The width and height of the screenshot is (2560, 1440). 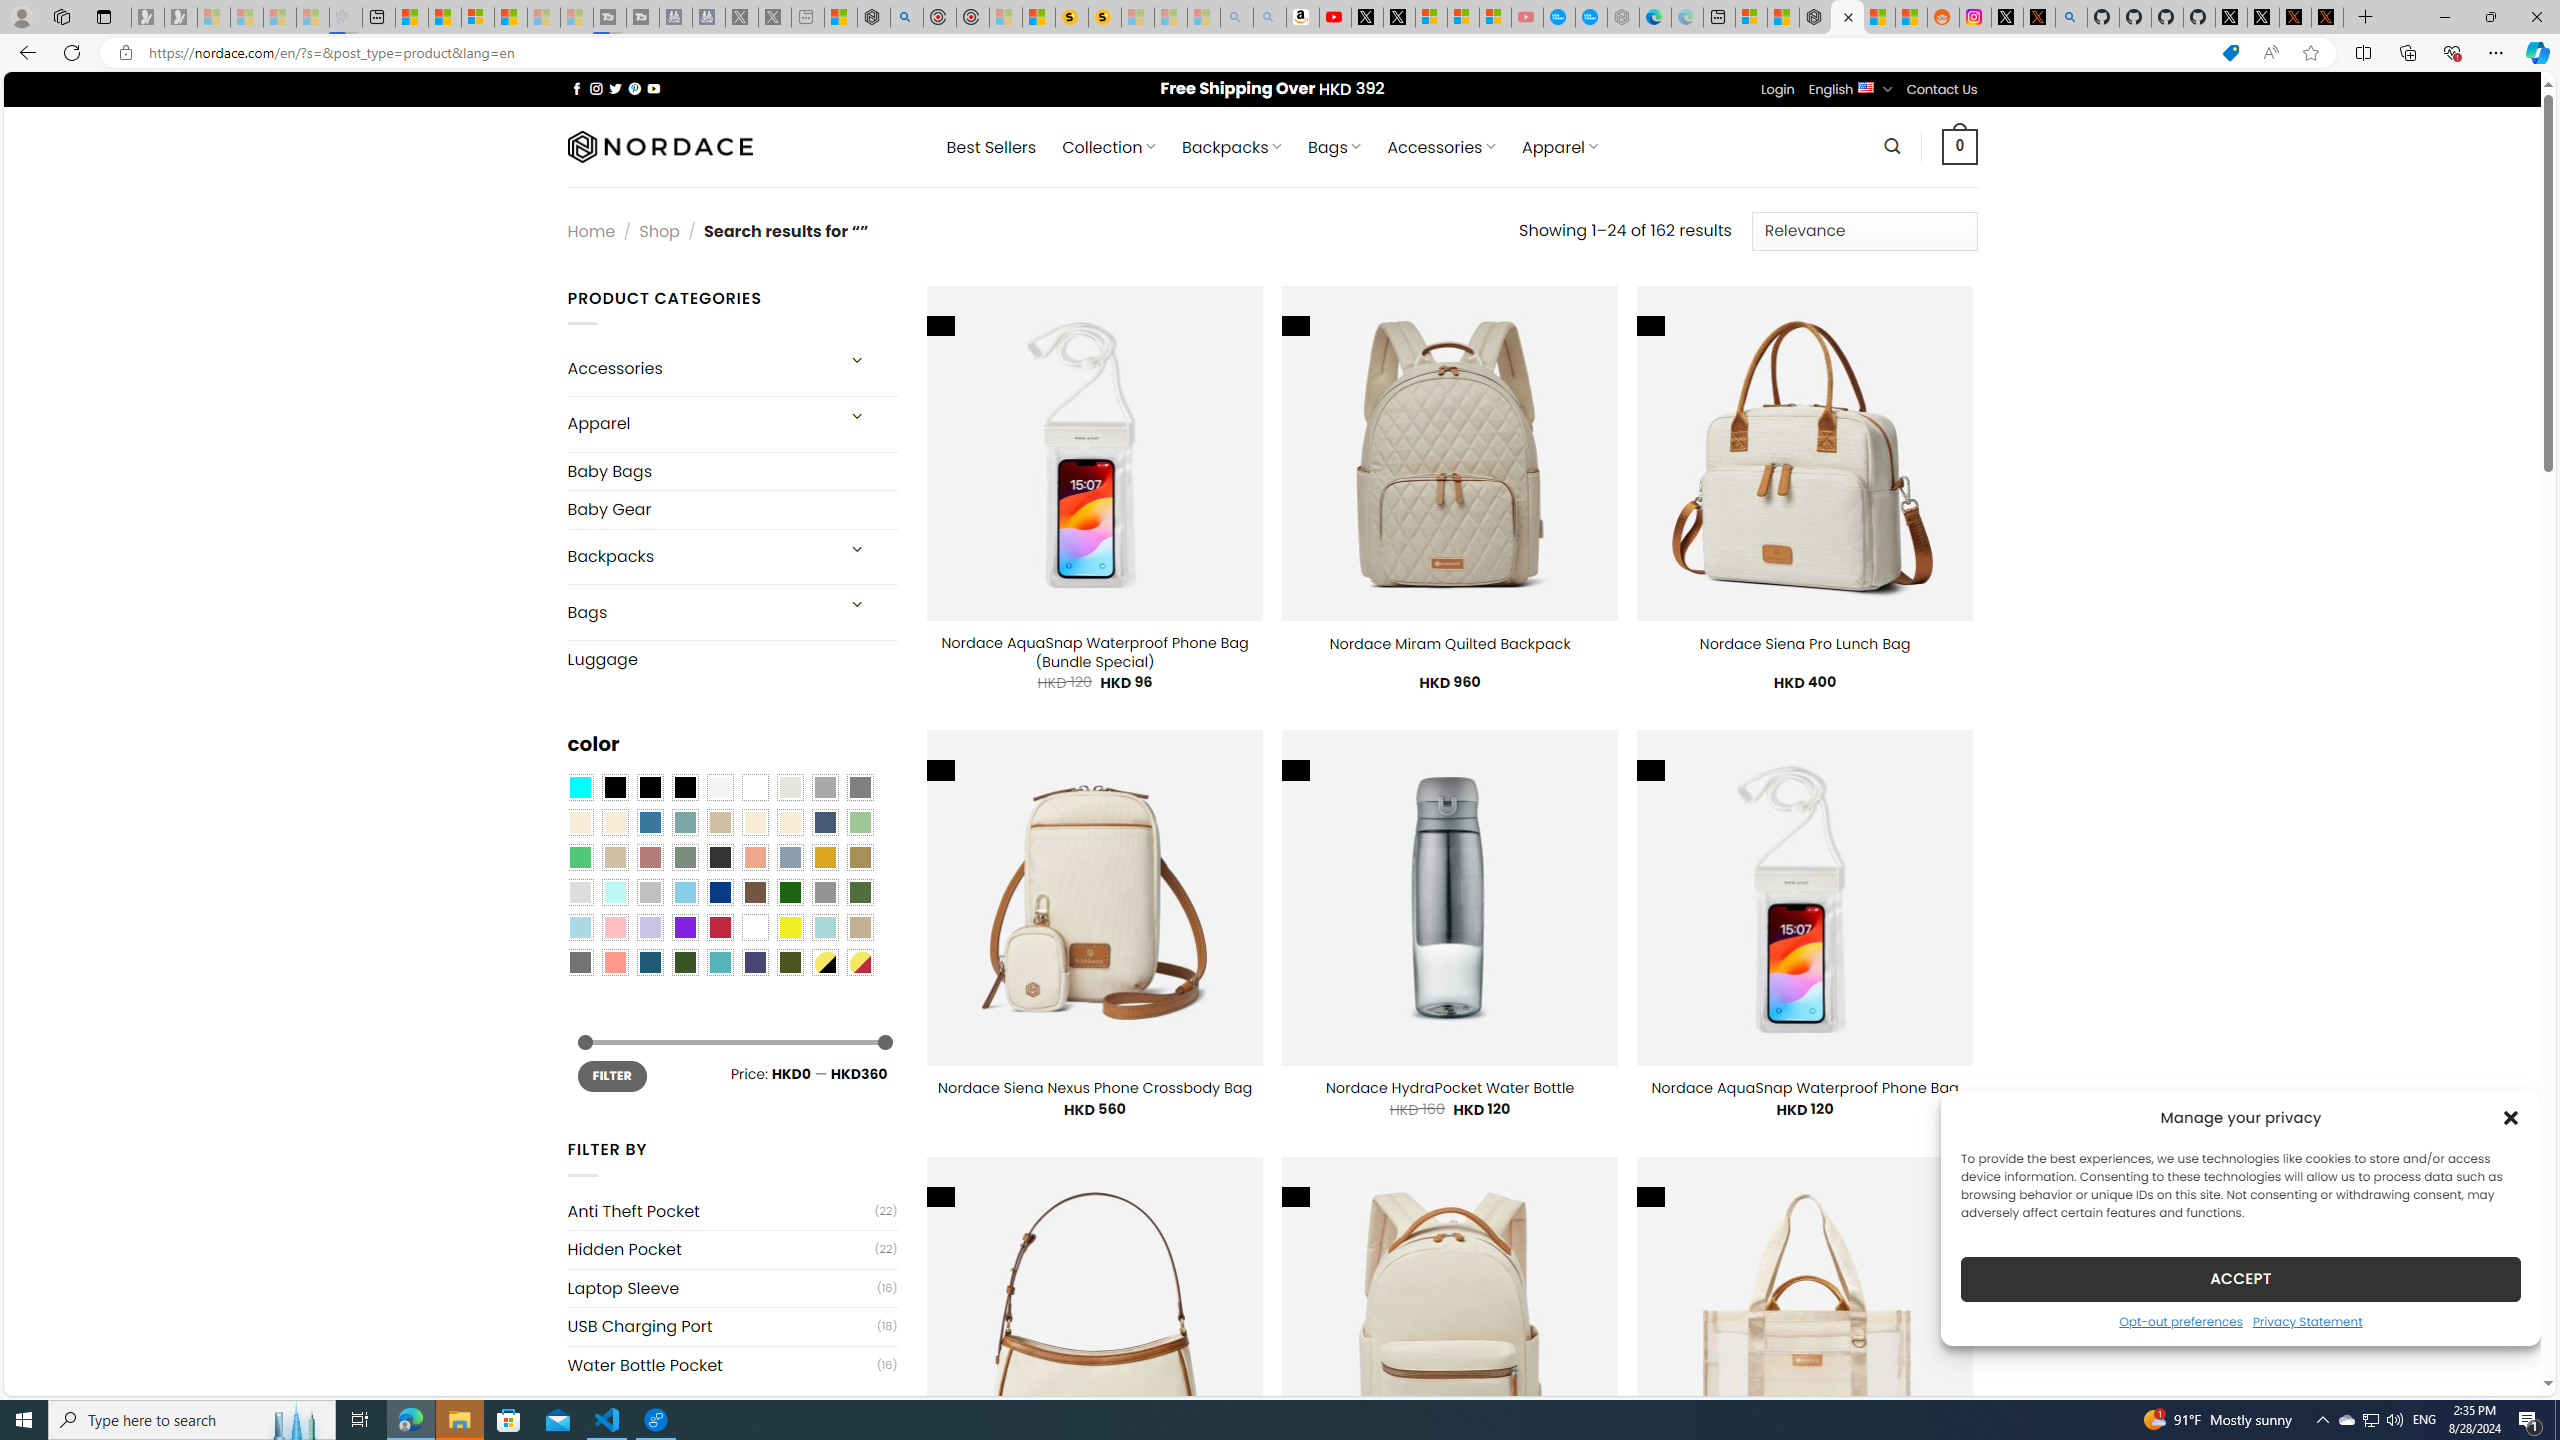 What do you see at coordinates (61, 16) in the screenshot?
I see `'Workspaces'` at bounding box center [61, 16].